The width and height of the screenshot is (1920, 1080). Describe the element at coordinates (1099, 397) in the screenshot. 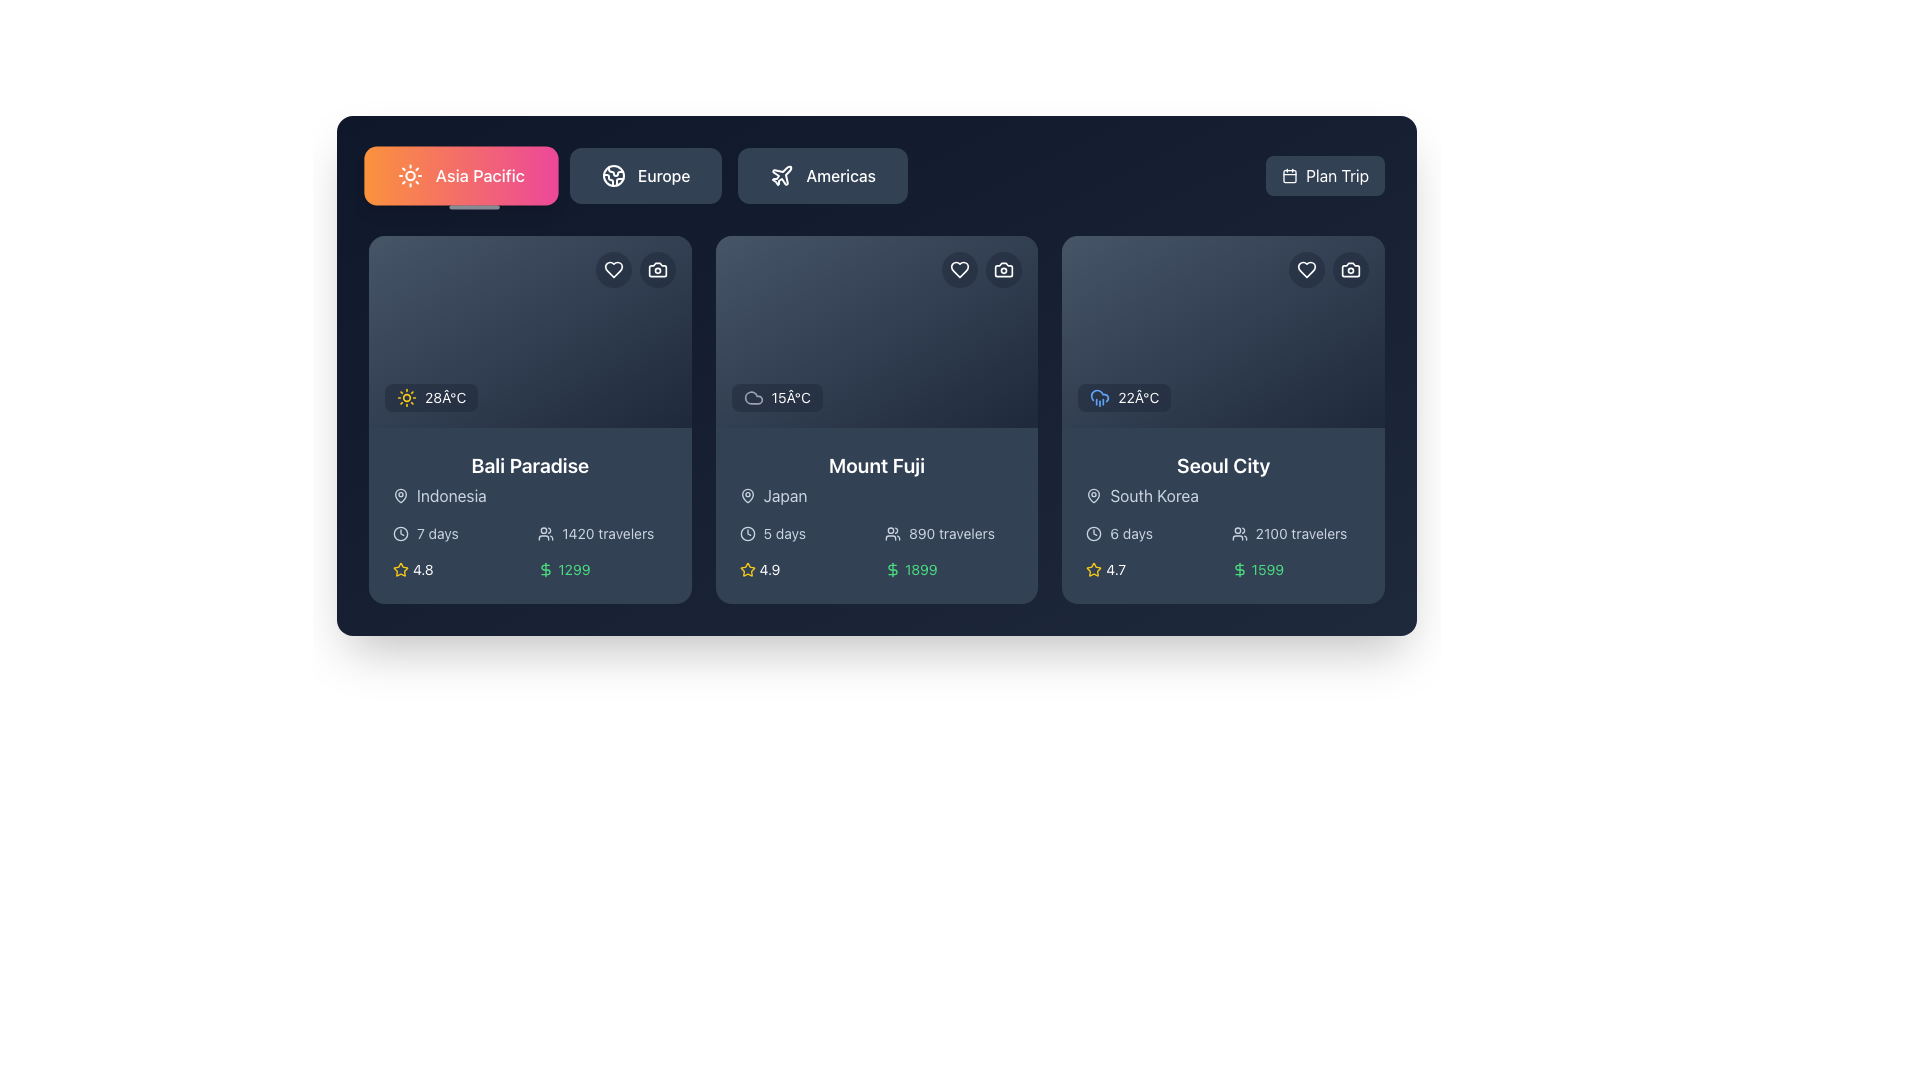

I see `the weather condition icon representing rain for the Seoul City destination, located in the top-left corner of the Seoul City card, adjacent to the text '22°C'` at that location.